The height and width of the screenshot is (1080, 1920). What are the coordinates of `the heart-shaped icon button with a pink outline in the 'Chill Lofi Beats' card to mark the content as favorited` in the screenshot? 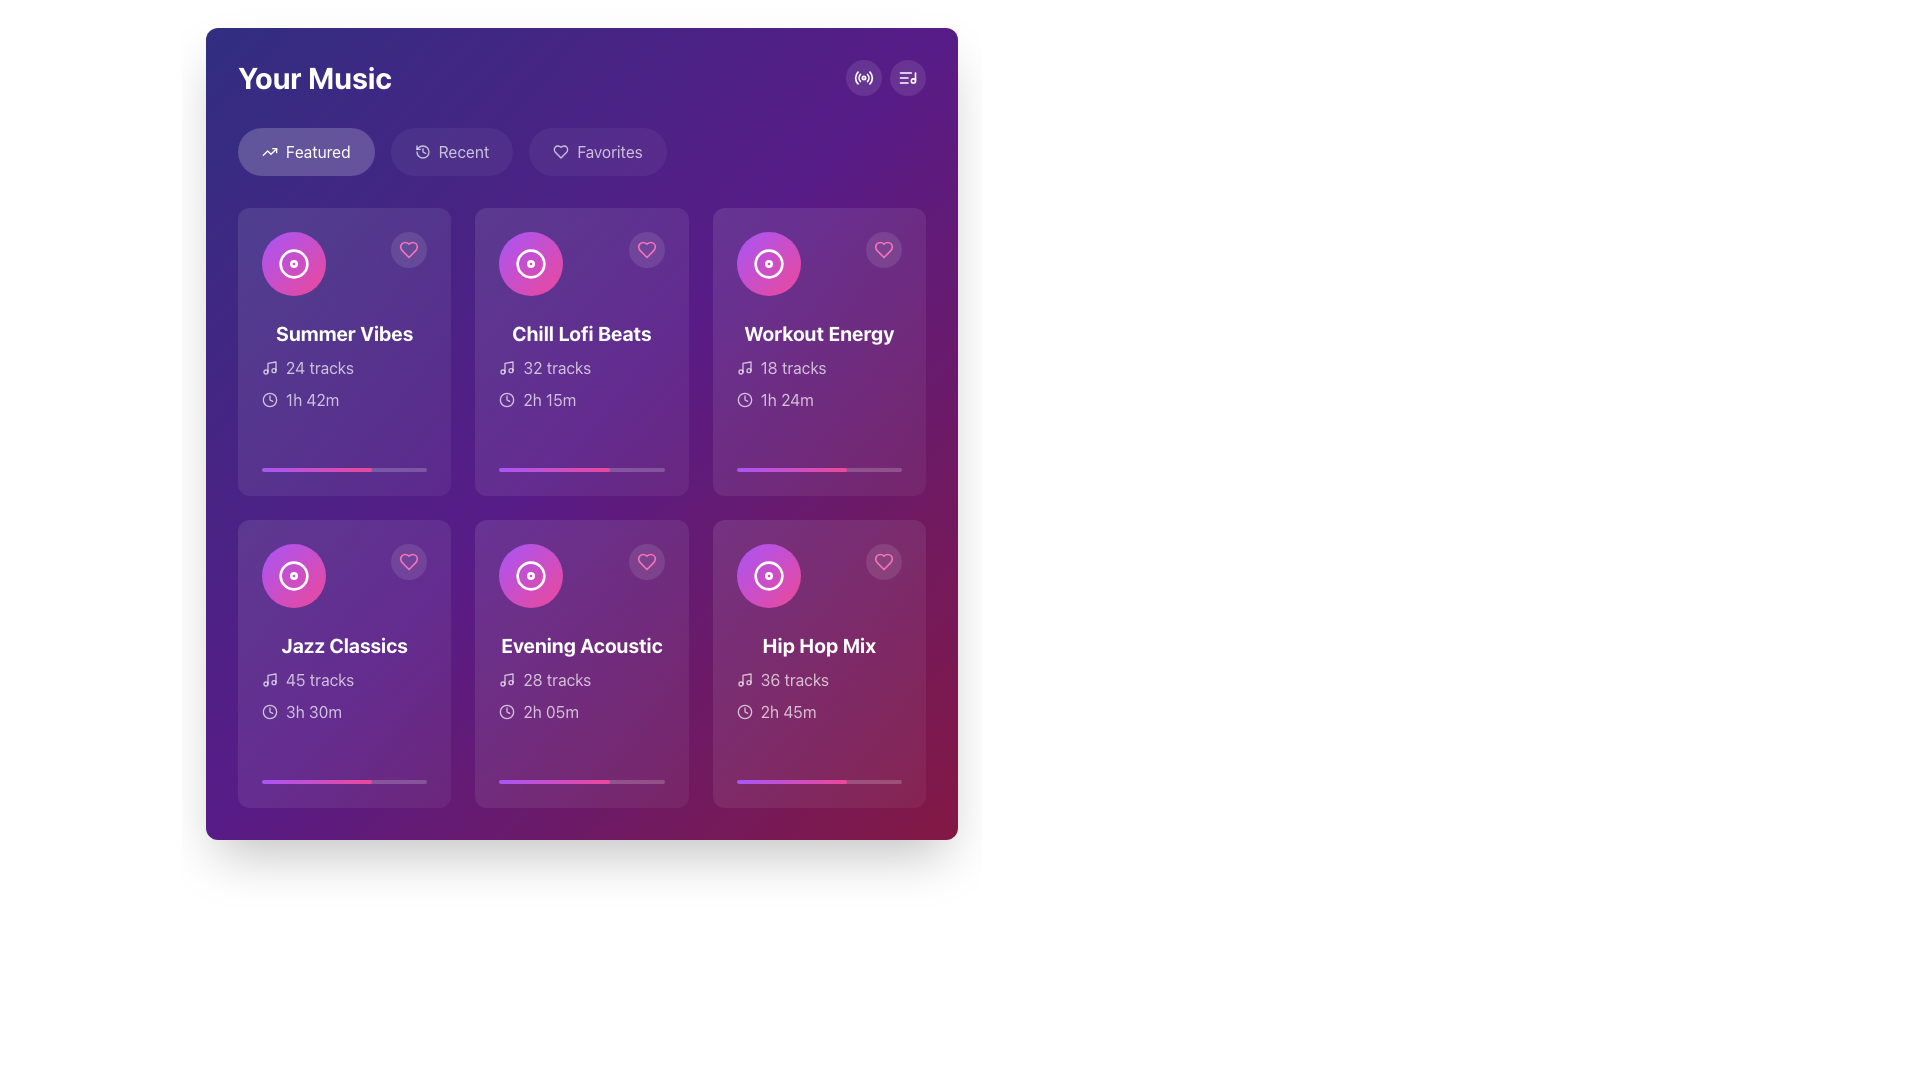 It's located at (646, 249).